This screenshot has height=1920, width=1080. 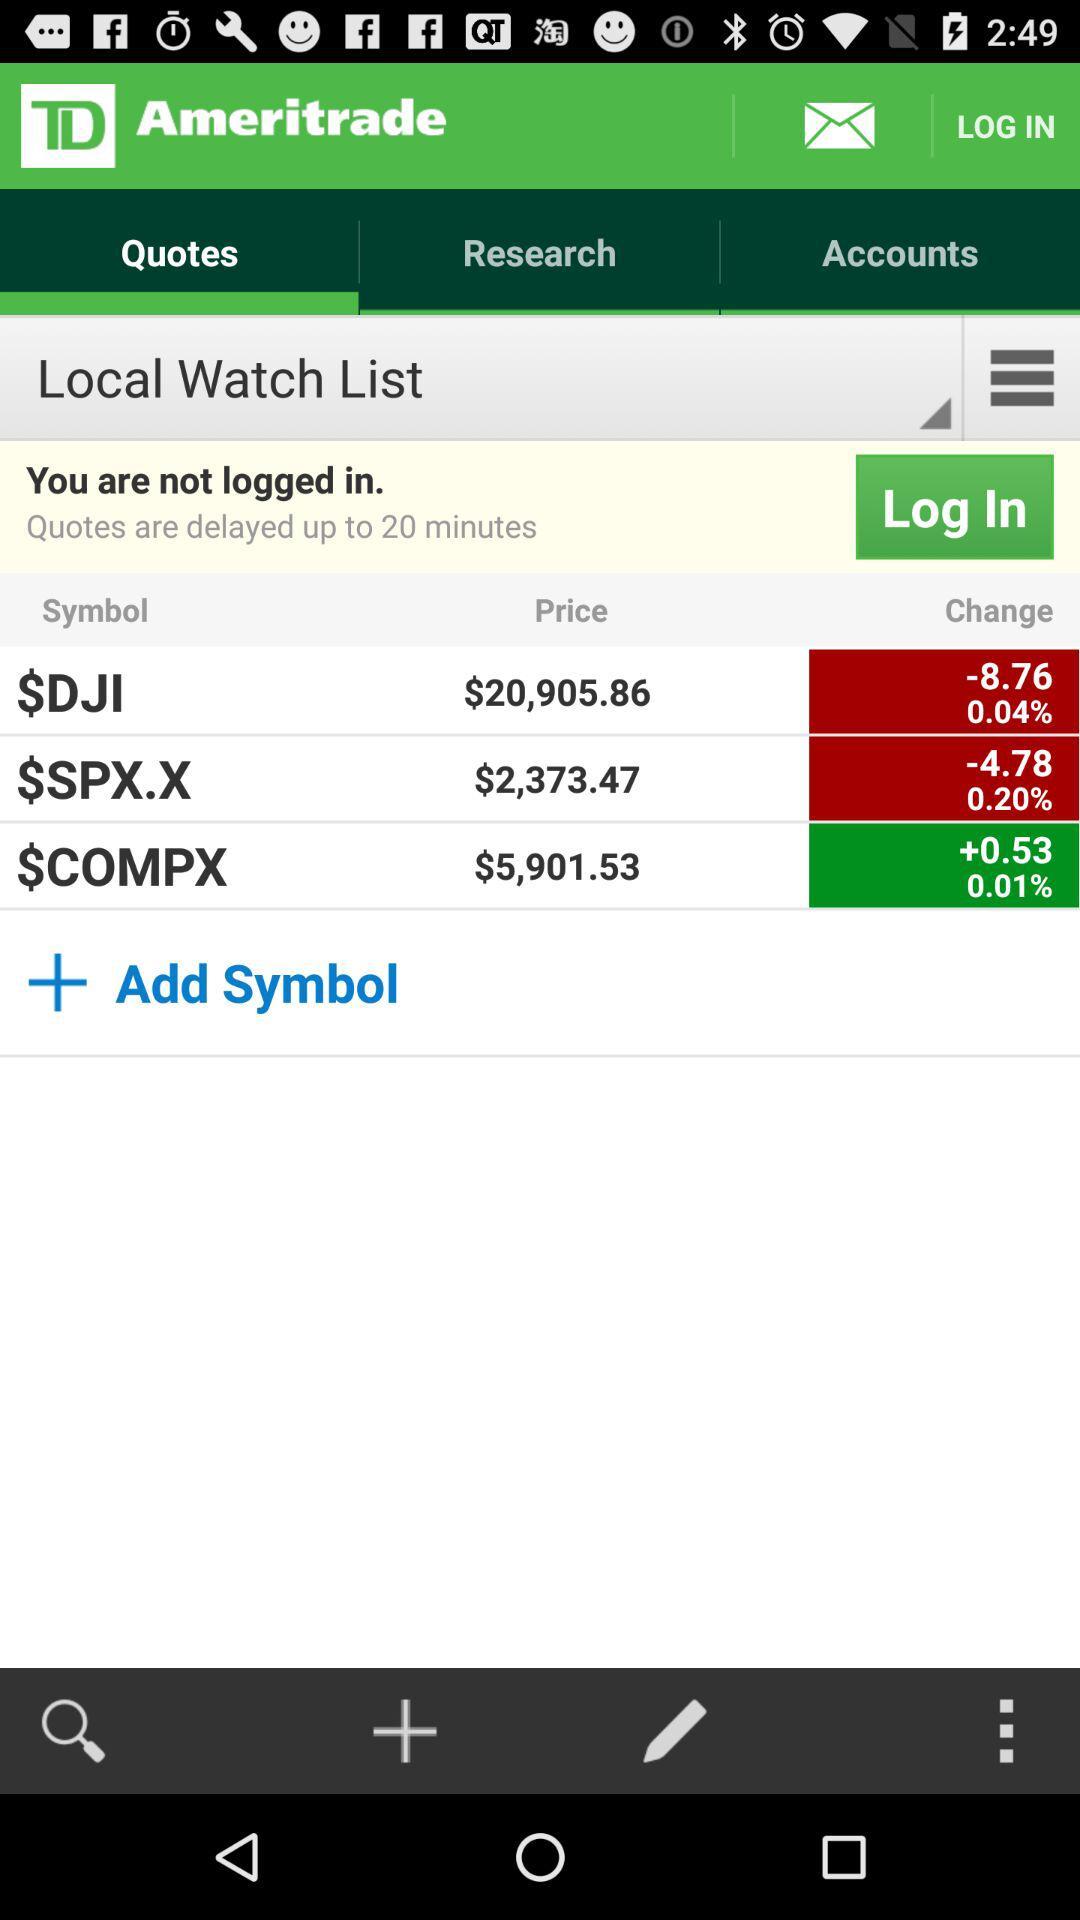 What do you see at coordinates (832, 124) in the screenshot?
I see `check messages` at bounding box center [832, 124].